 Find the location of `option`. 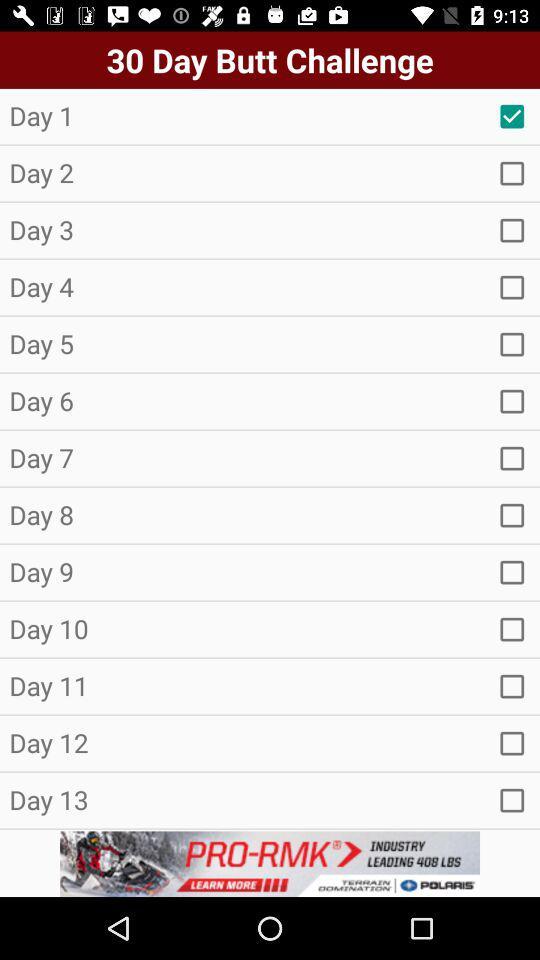

option is located at coordinates (512, 514).